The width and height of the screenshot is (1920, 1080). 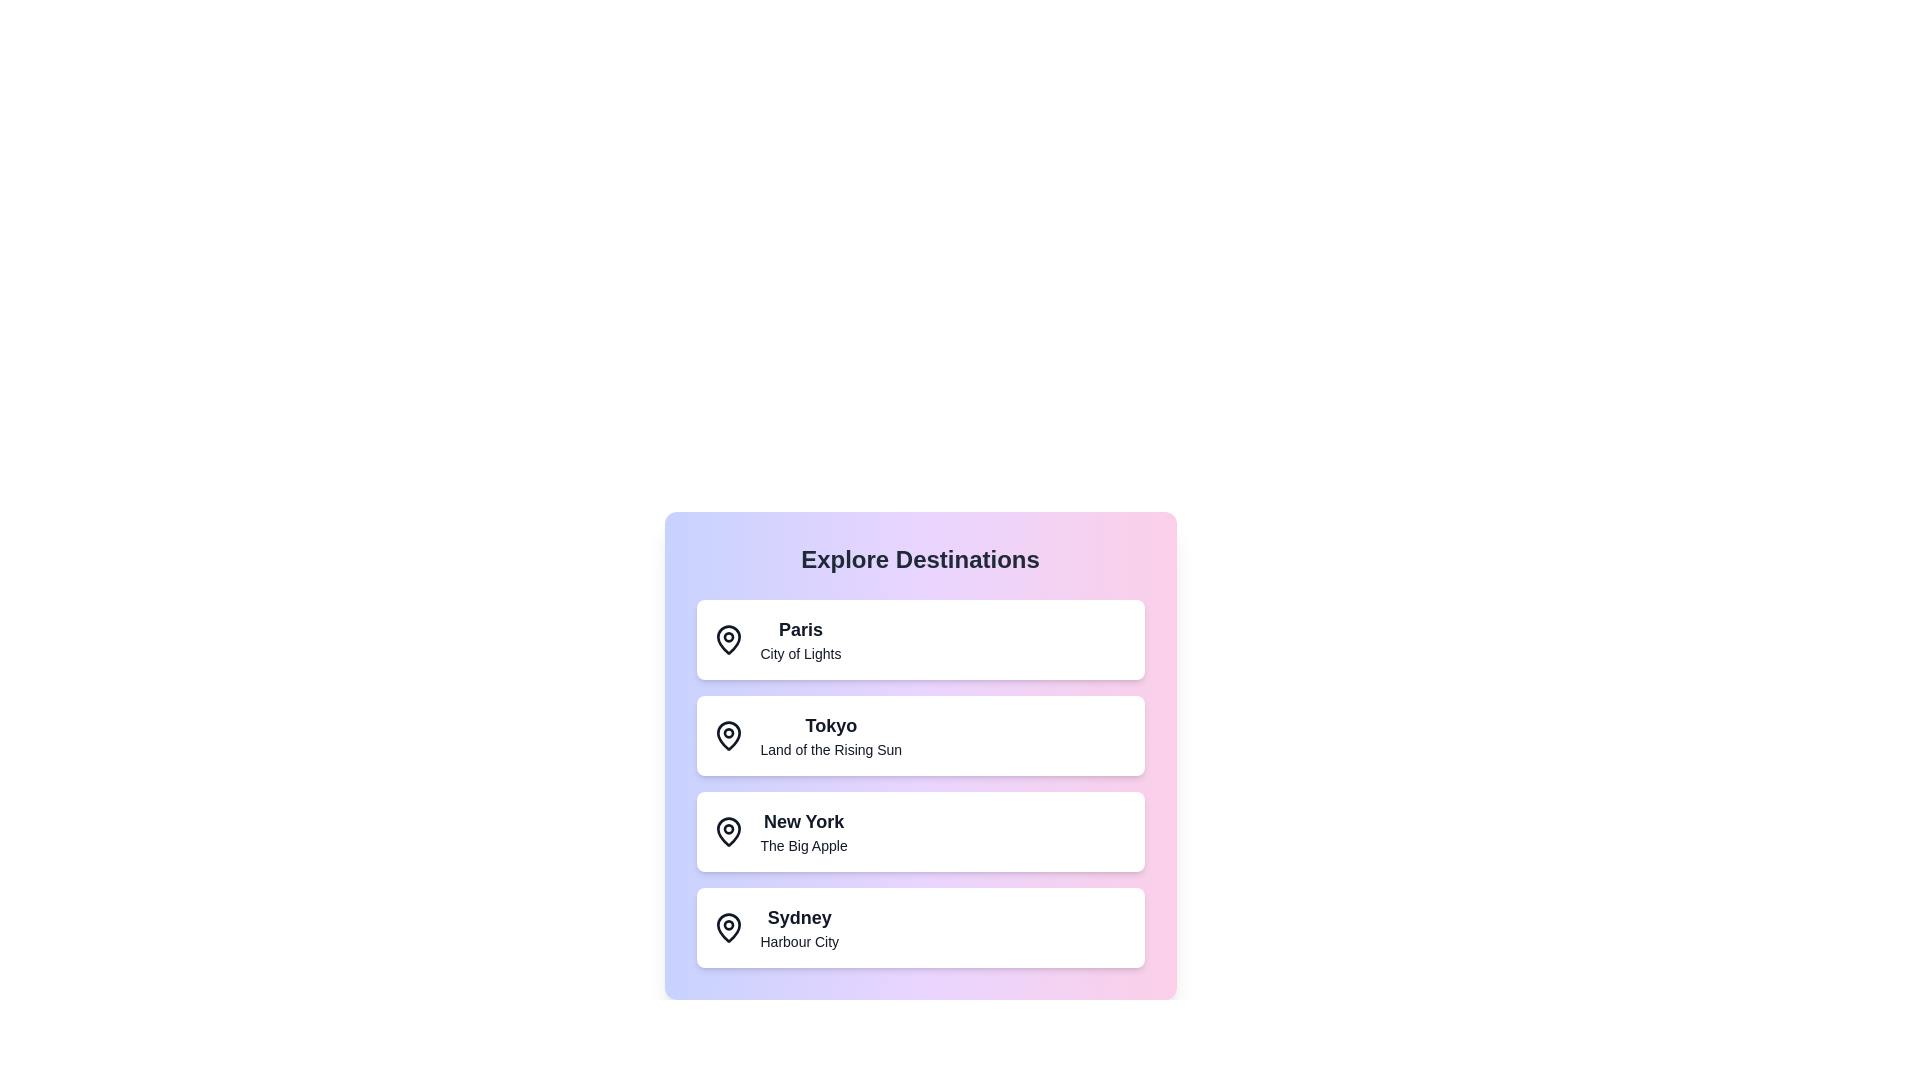 I want to click on the destination panel corresponding to Paris, so click(x=919, y=640).